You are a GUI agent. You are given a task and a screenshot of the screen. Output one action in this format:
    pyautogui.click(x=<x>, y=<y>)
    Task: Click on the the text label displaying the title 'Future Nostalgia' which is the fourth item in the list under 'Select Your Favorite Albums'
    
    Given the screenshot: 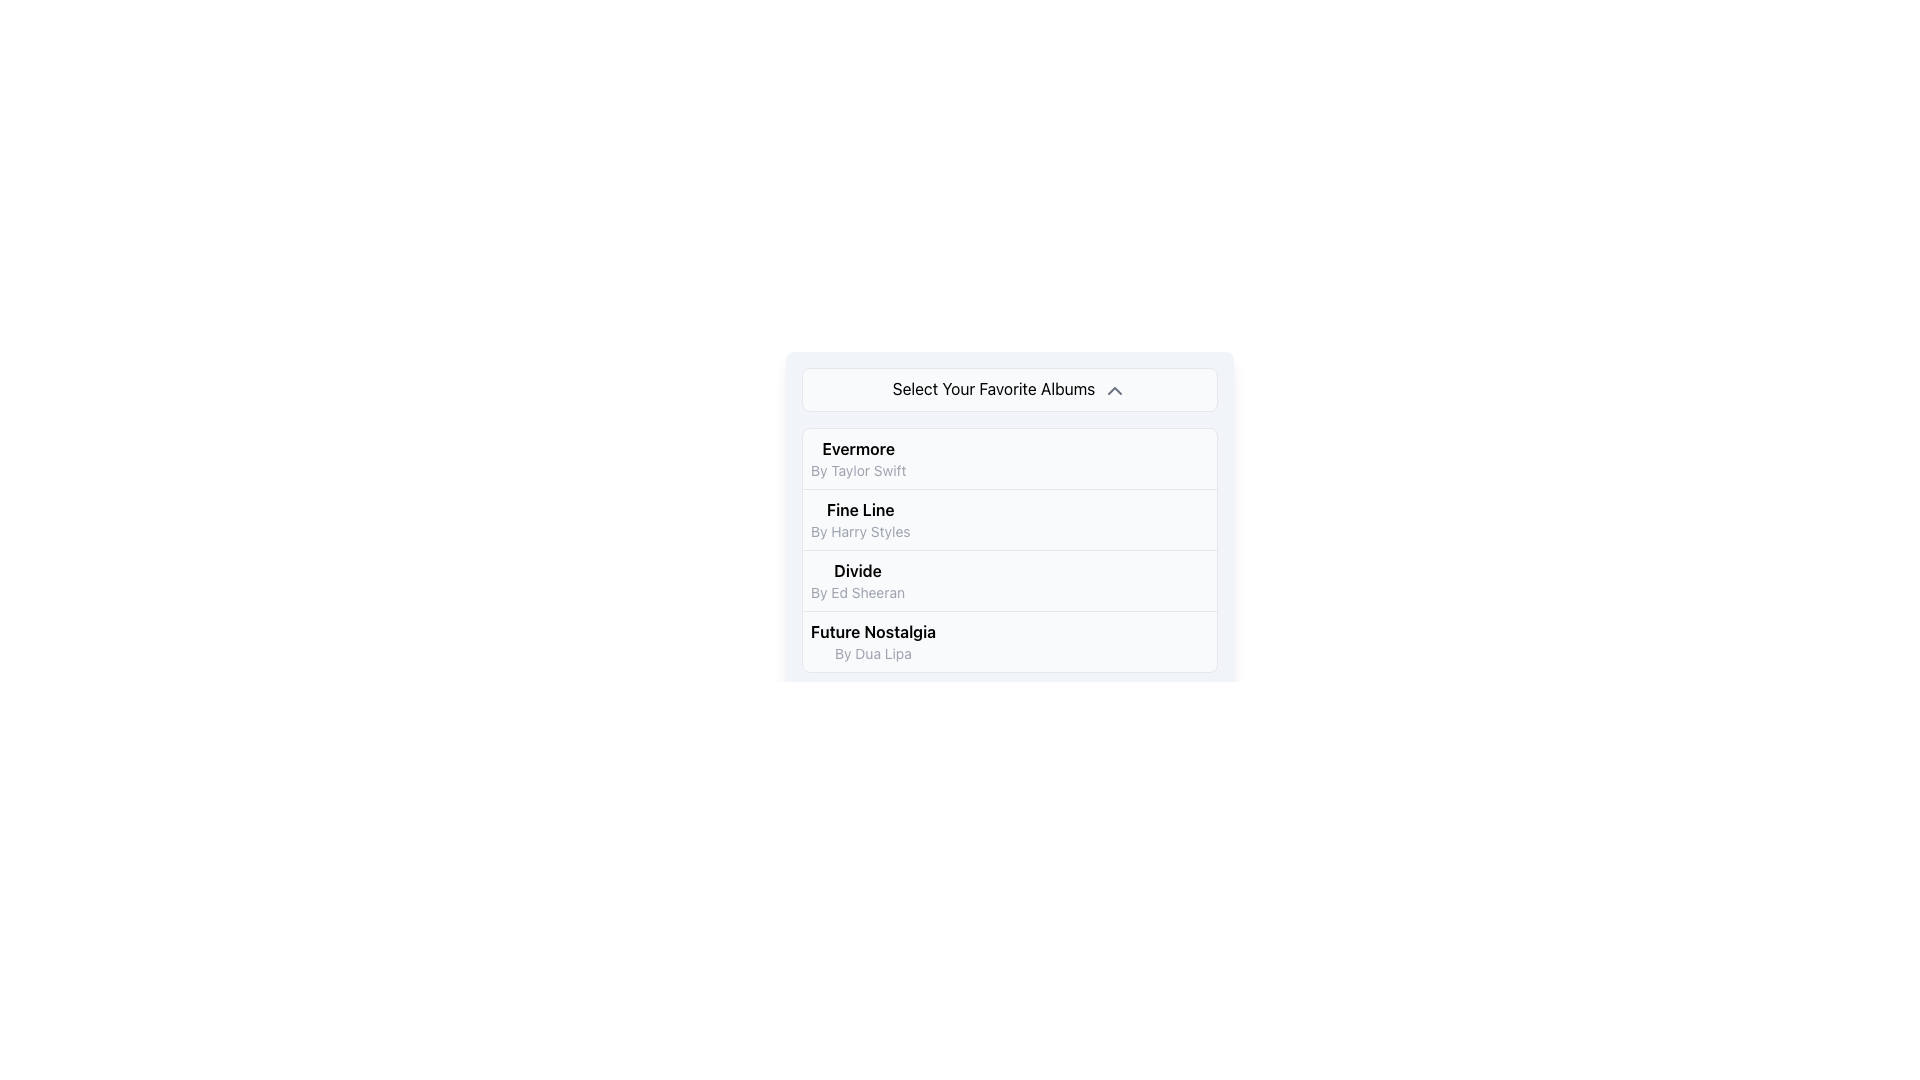 What is the action you would take?
    pyautogui.click(x=873, y=631)
    